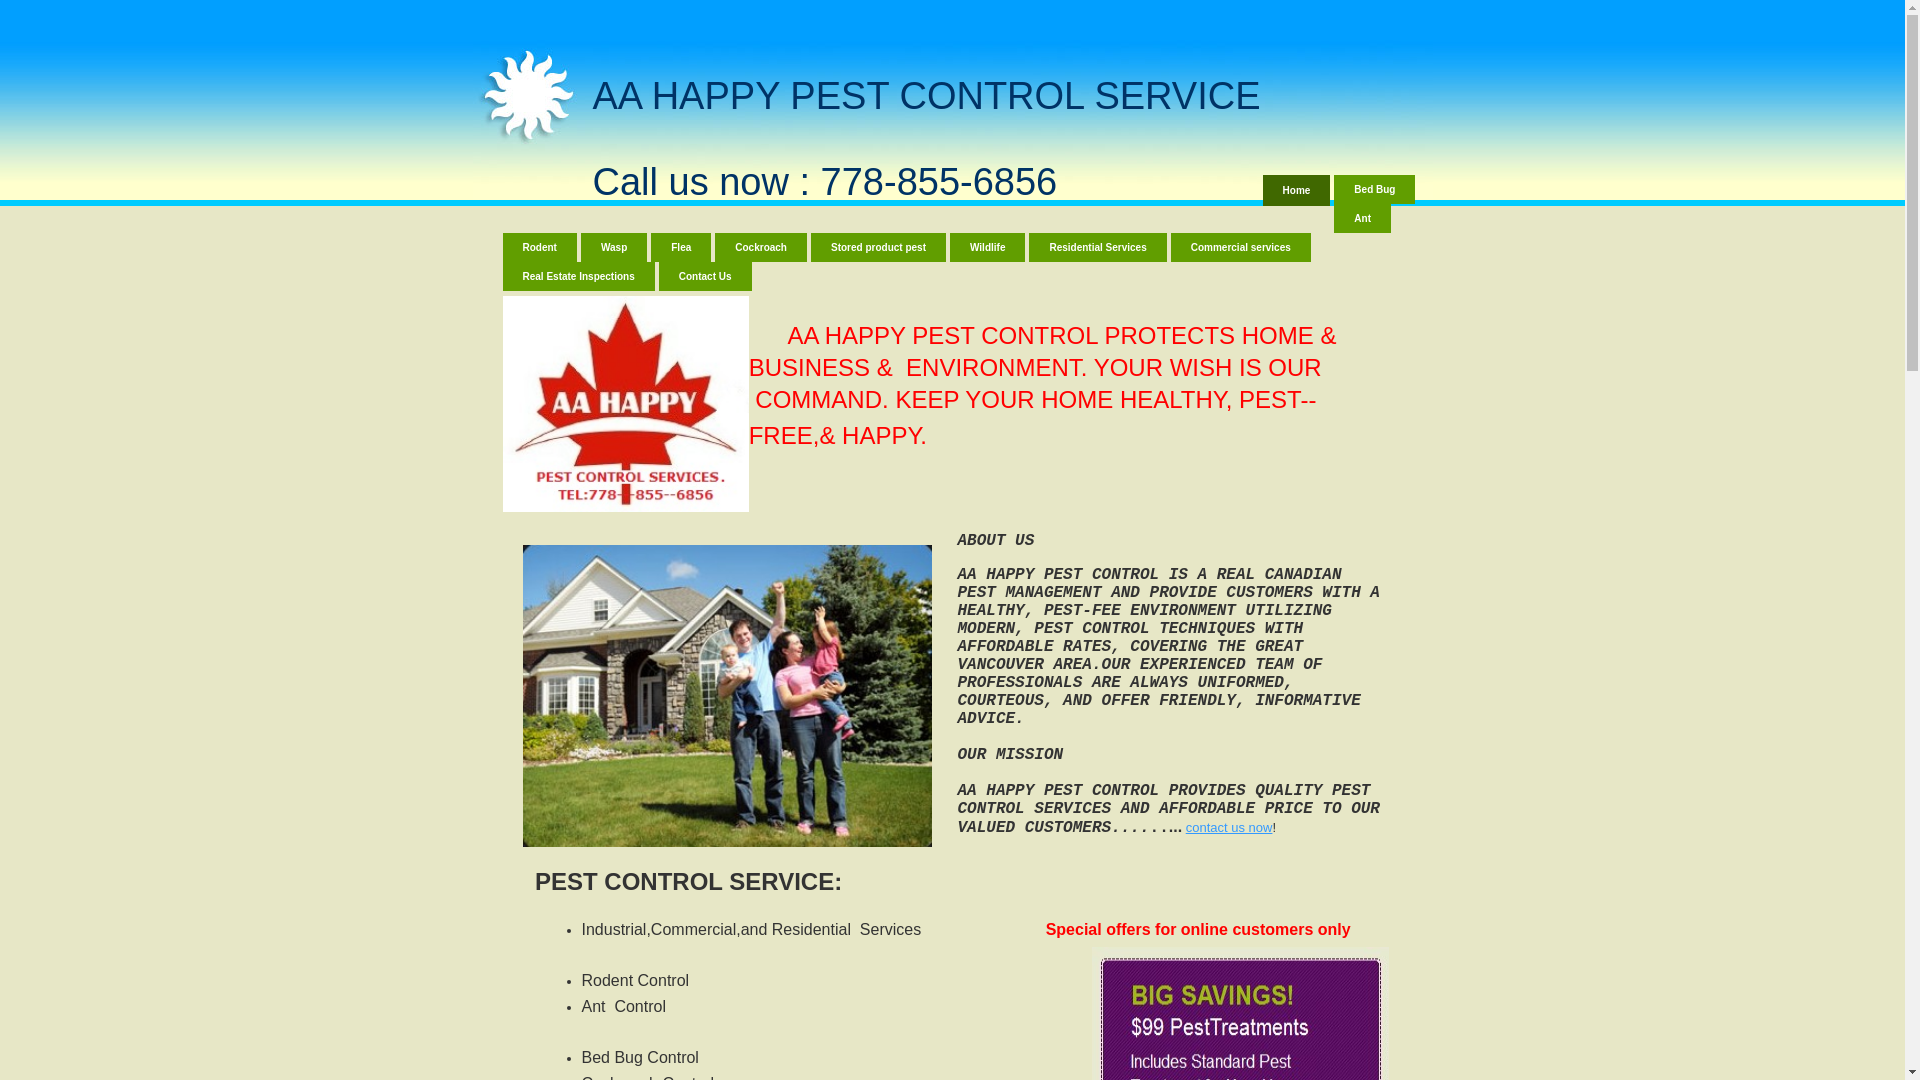 This screenshot has width=1920, height=1080. What do you see at coordinates (925, 137) in the screenshot?
I see `'AA HAPPY PEST CONTROL SERVICE` at bounding box center [925, 137].